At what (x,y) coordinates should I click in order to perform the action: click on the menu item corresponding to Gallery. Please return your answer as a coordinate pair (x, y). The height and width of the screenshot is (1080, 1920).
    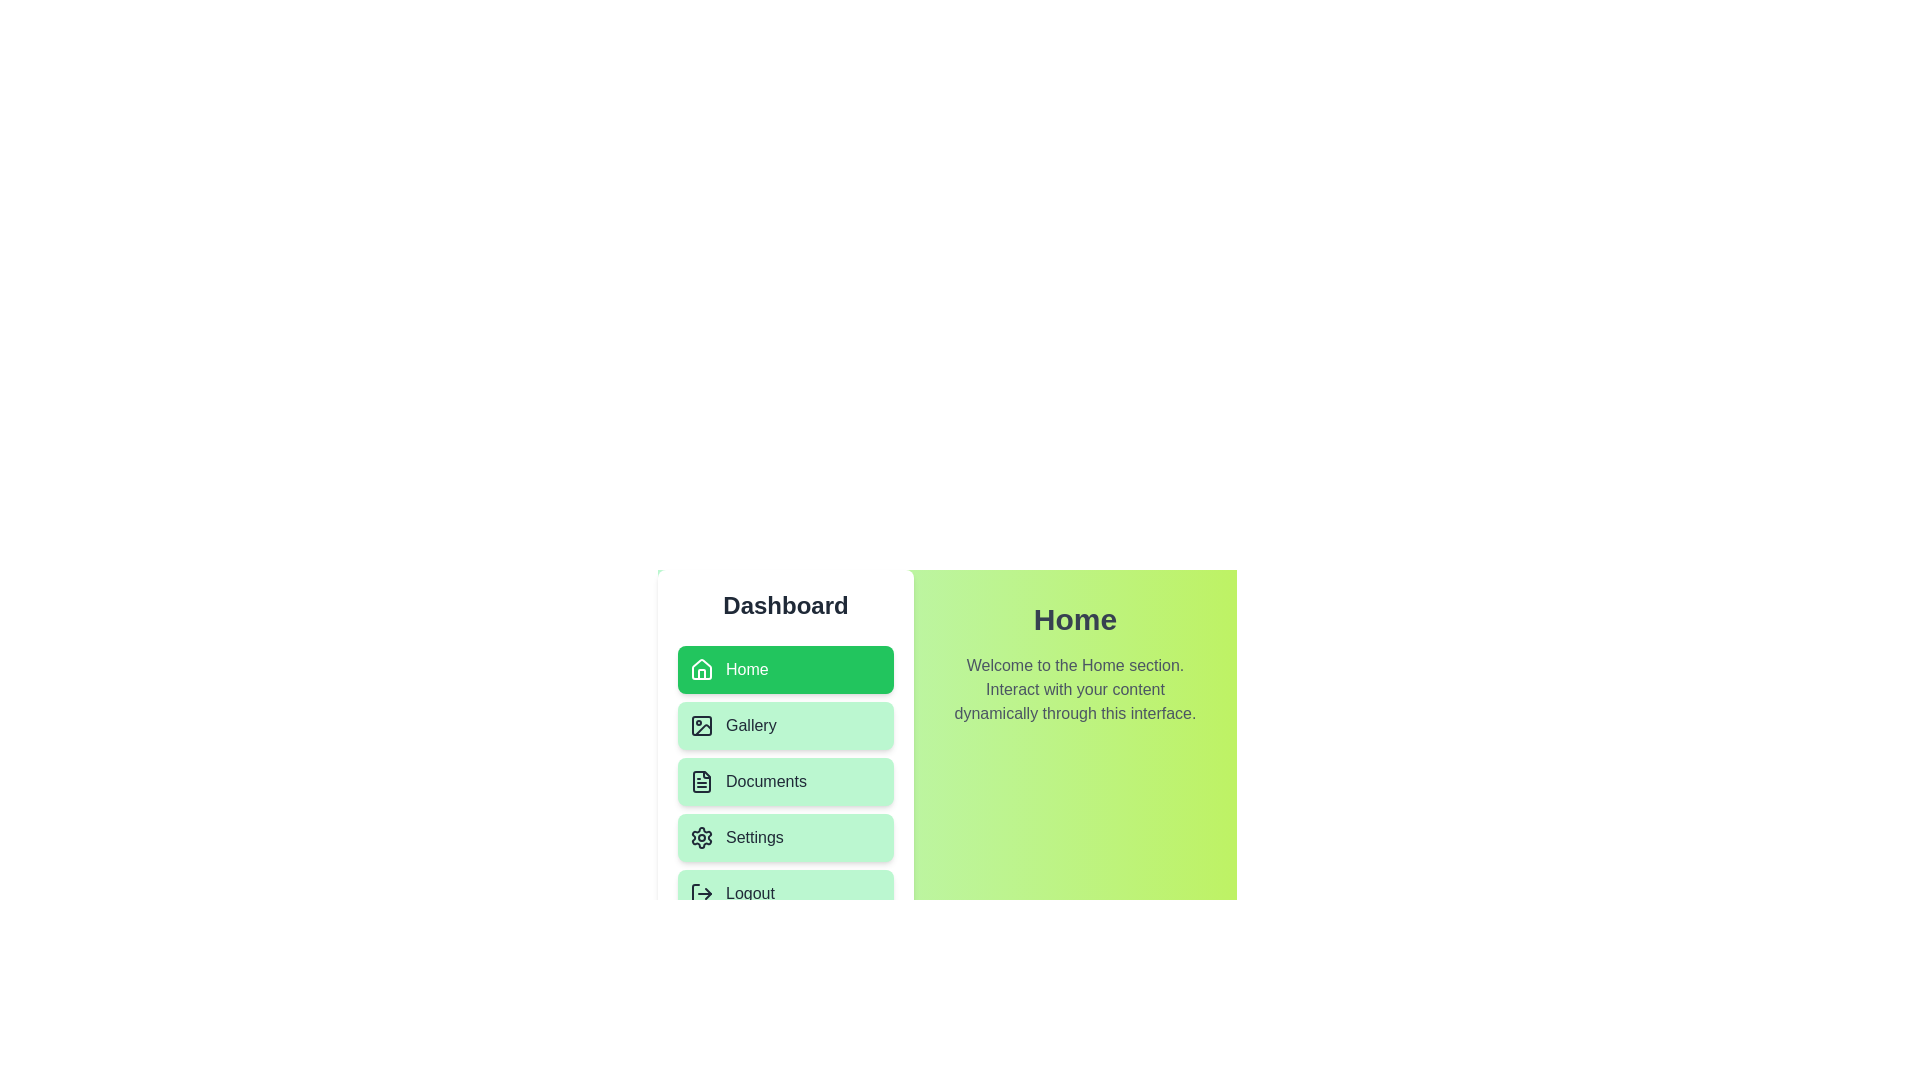
    Looking at the image, I should click on (785, 725).